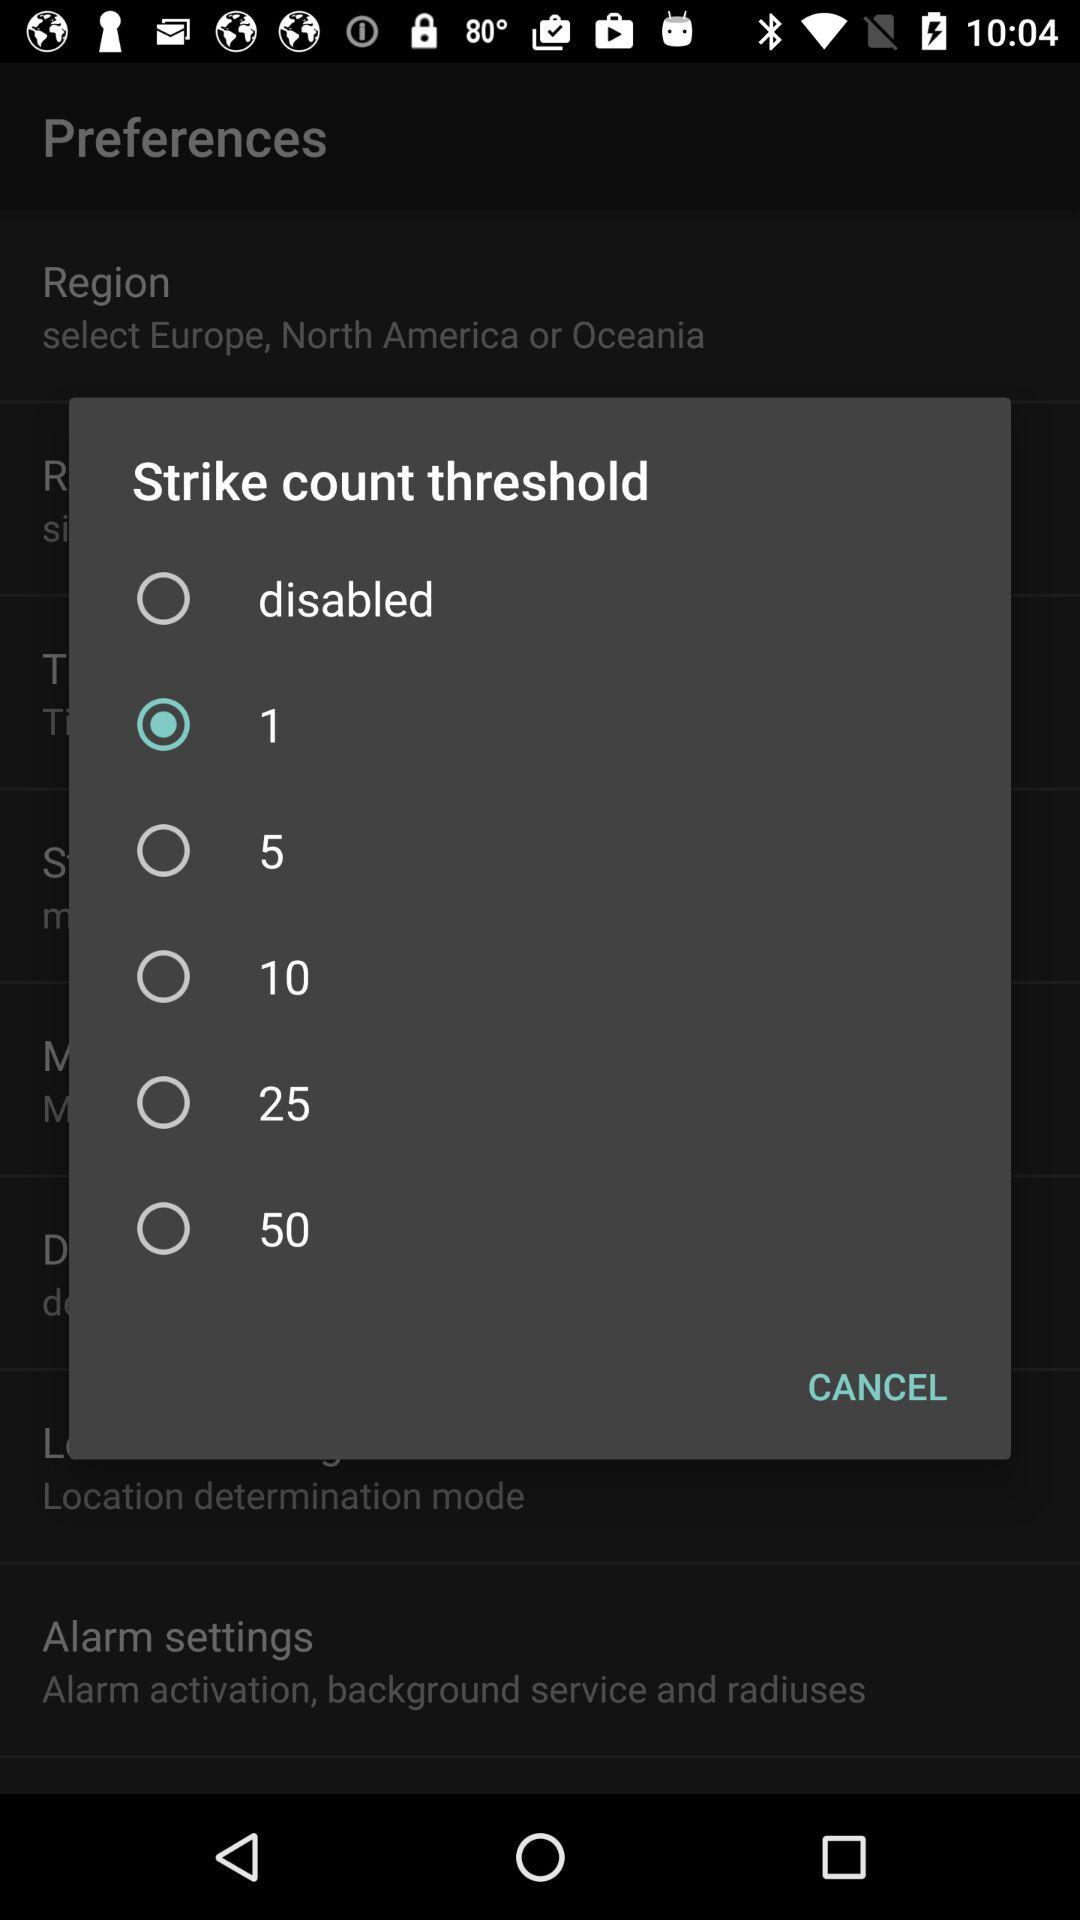 This screenshot has height=1920, width=1080. What do you see at coordinates (876, 1385) in the screenshot?
I see `cancel at the bottom right corner` at bounding box center [876, 1385].